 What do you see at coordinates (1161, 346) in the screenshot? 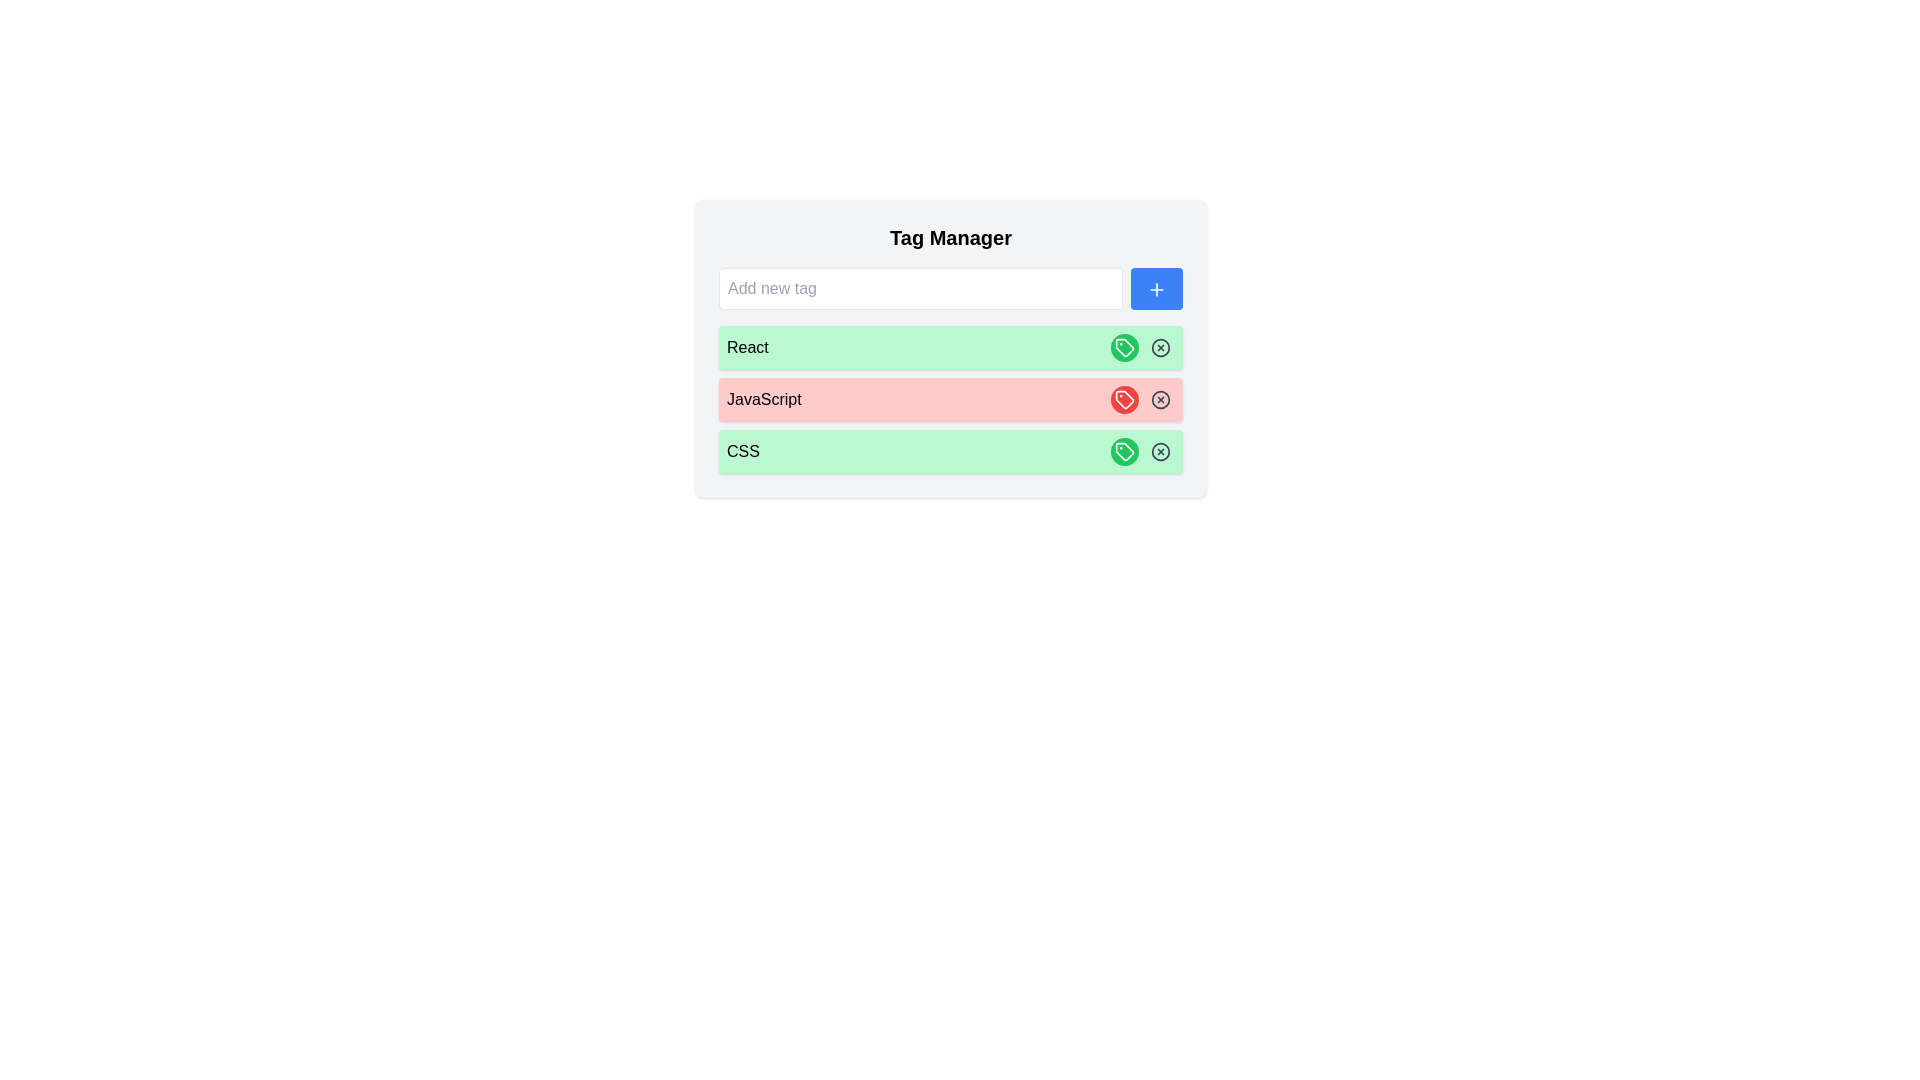
I see `'Delete' button for the tag labeled React` at bounding box center [1161, 346].